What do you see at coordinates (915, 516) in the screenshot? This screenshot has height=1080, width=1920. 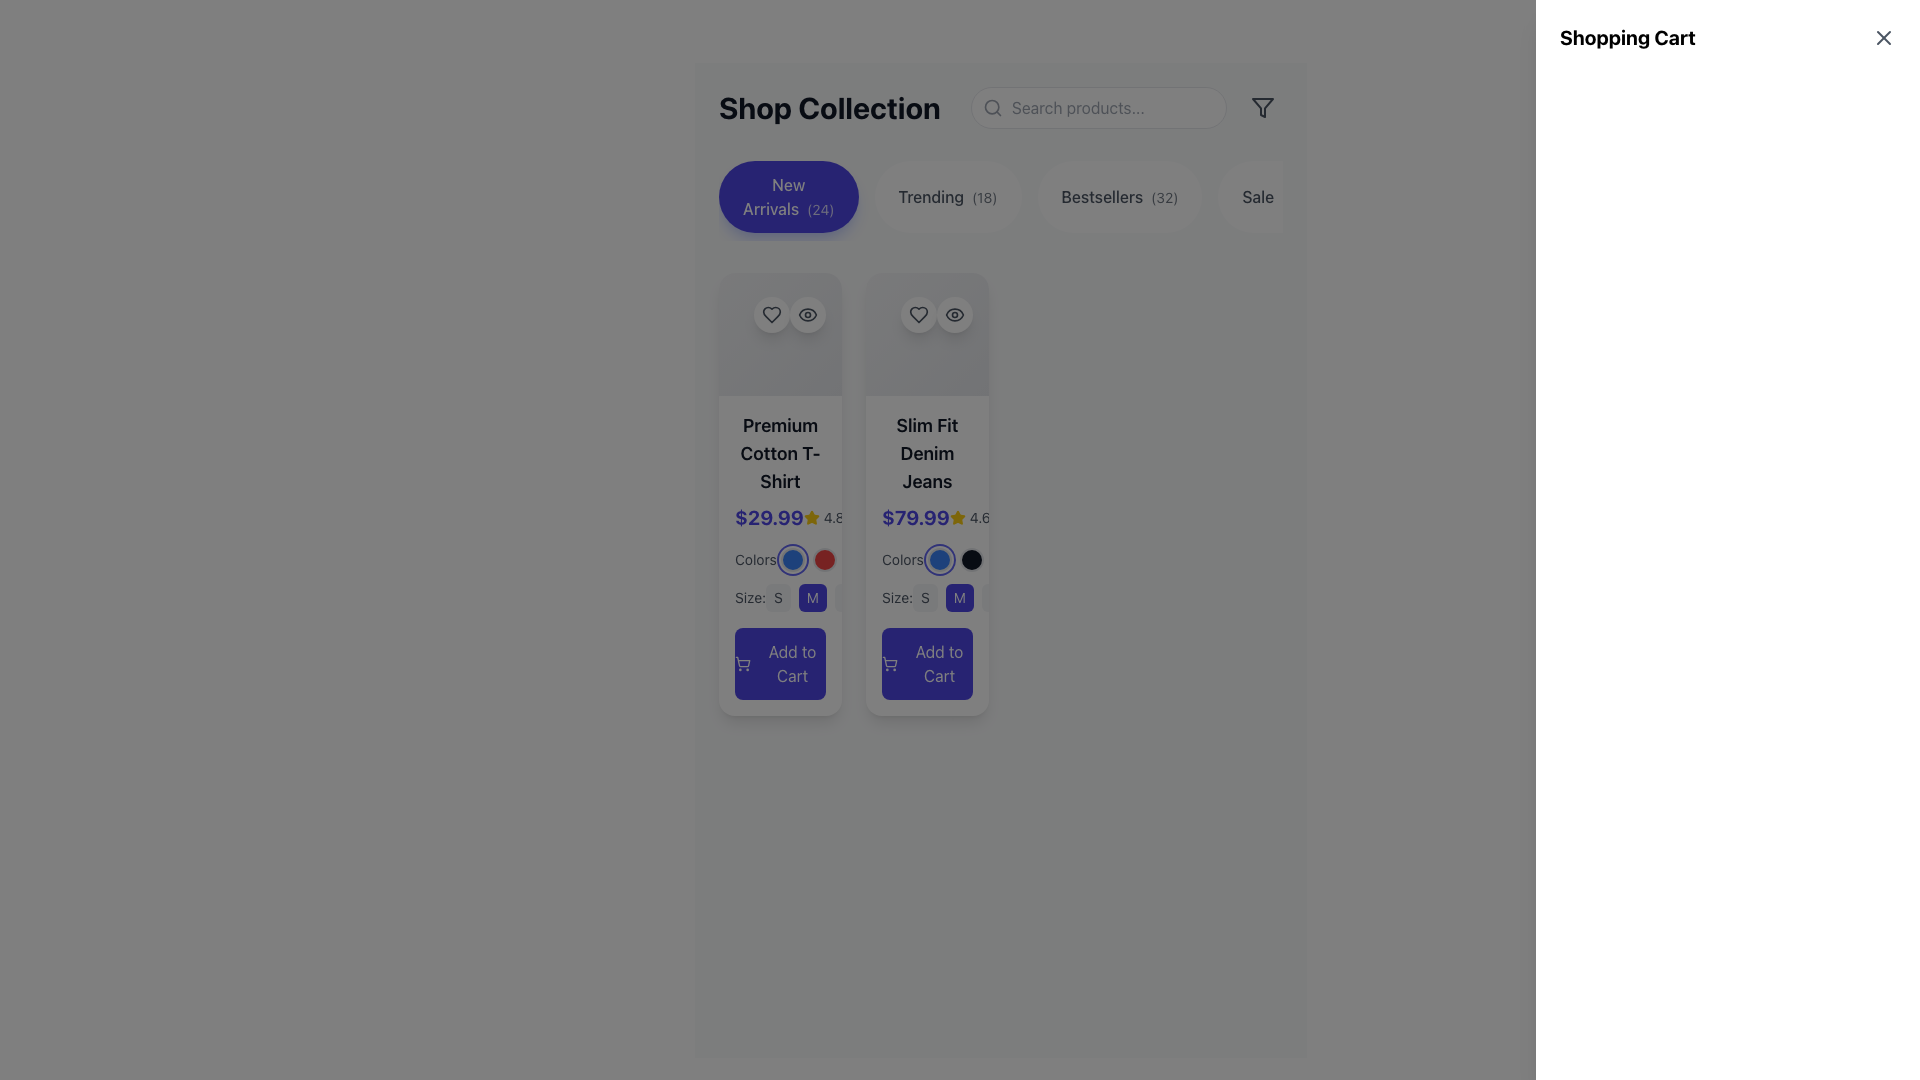 I see `the indigo colored, bold text label displaying the price '$79.99' located in the middle section of the right product card` at bounding box center [915, 516].